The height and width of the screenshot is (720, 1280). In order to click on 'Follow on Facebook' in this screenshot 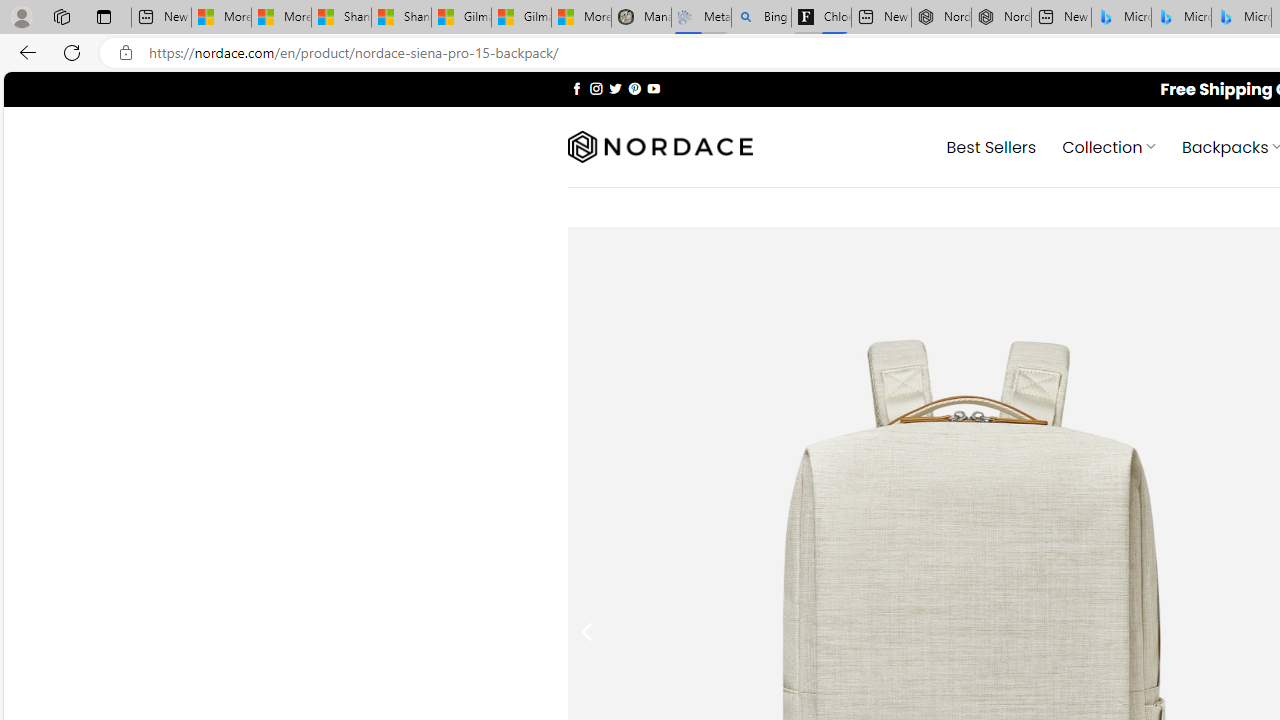, I will do `click(576, 87)`.